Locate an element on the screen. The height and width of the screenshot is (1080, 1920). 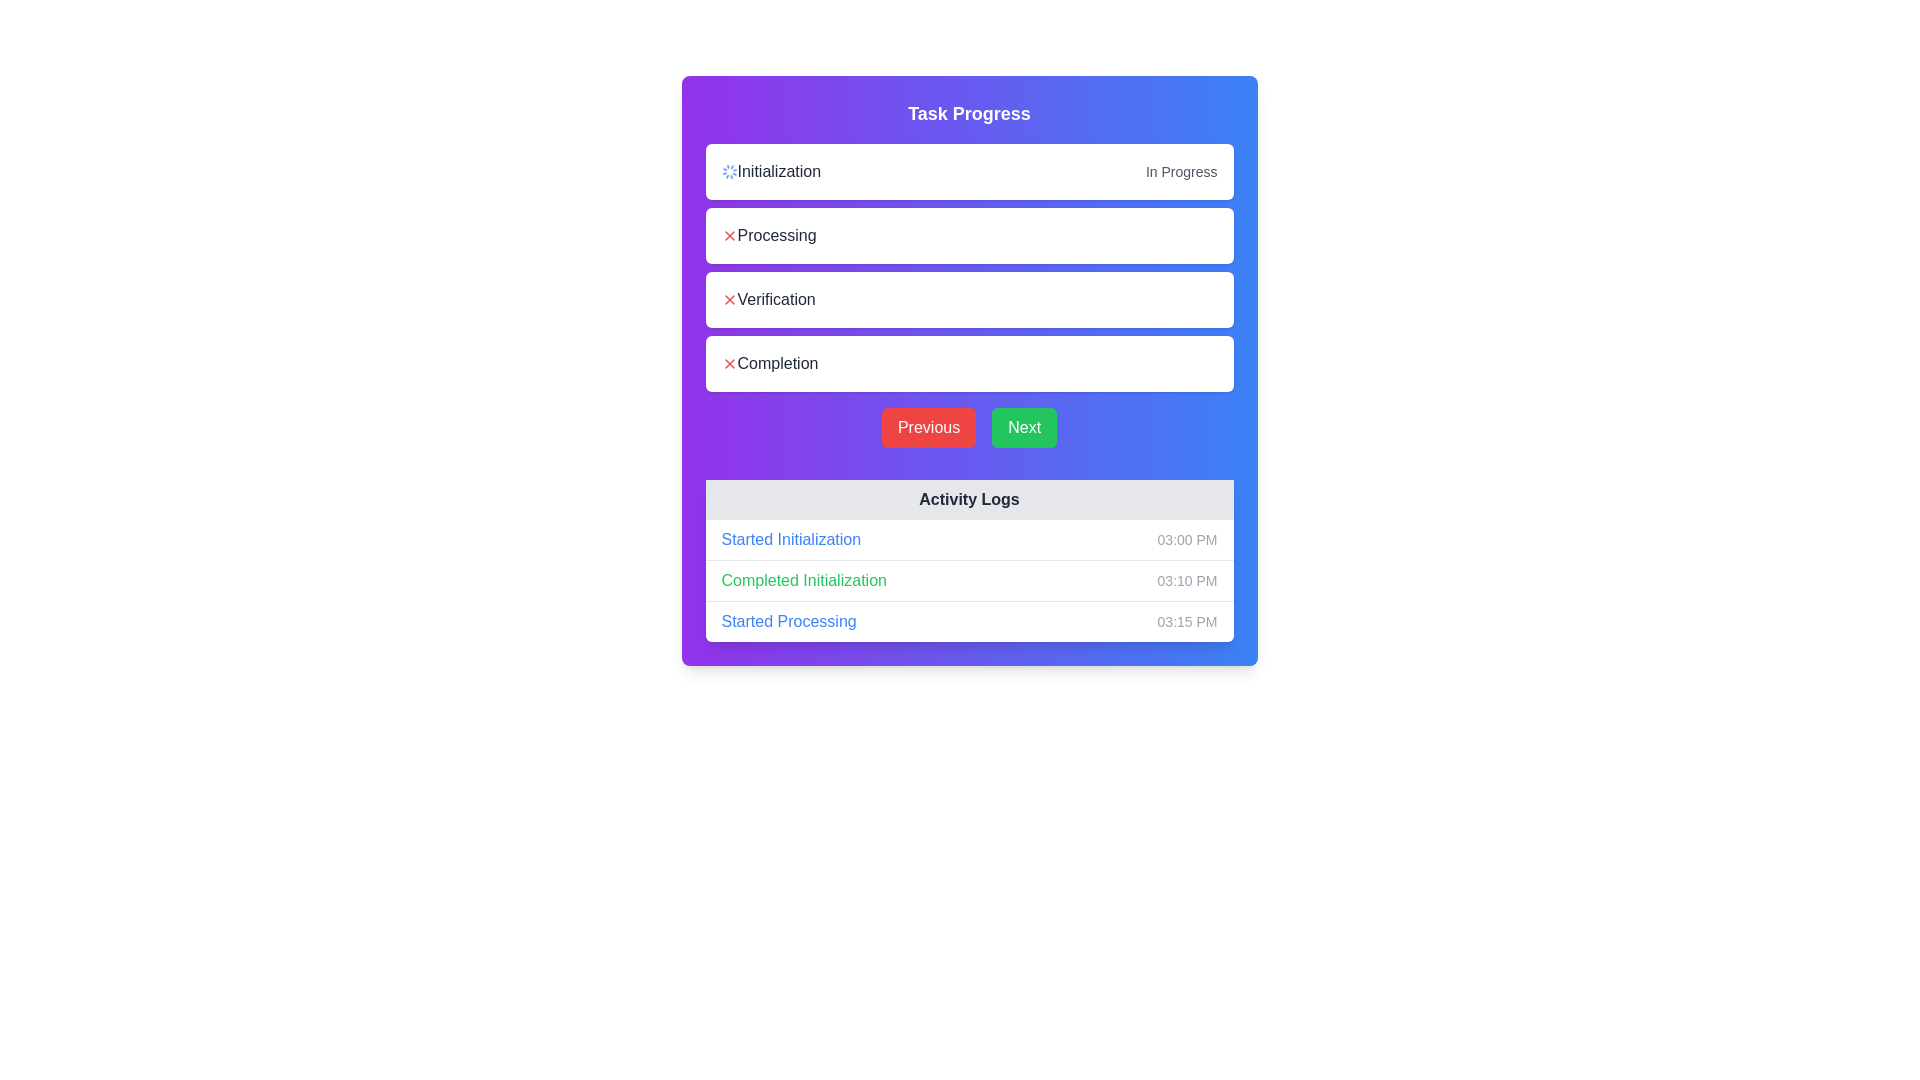
the first button from the left that allows users is located at coordinates (928, 427).